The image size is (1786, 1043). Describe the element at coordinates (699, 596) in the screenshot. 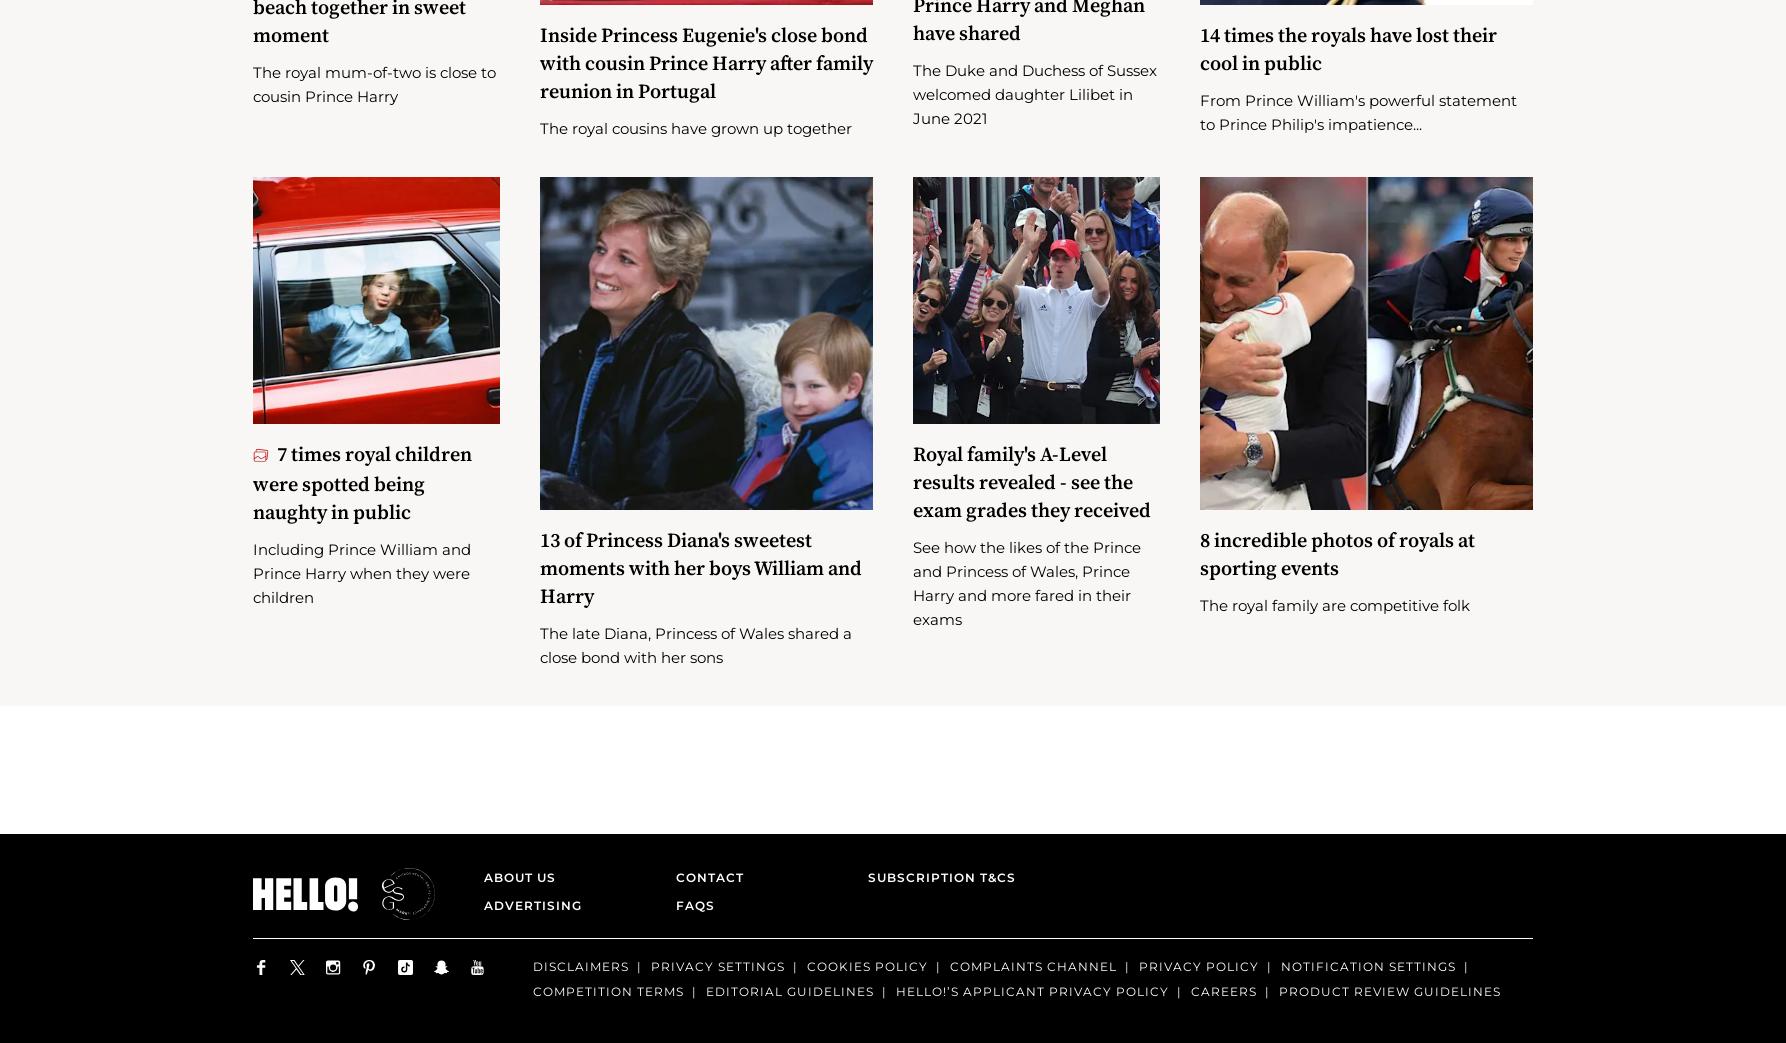

I see `'13 of Princess Diana's sweetest moments with her boys William and Harry'` at that location.